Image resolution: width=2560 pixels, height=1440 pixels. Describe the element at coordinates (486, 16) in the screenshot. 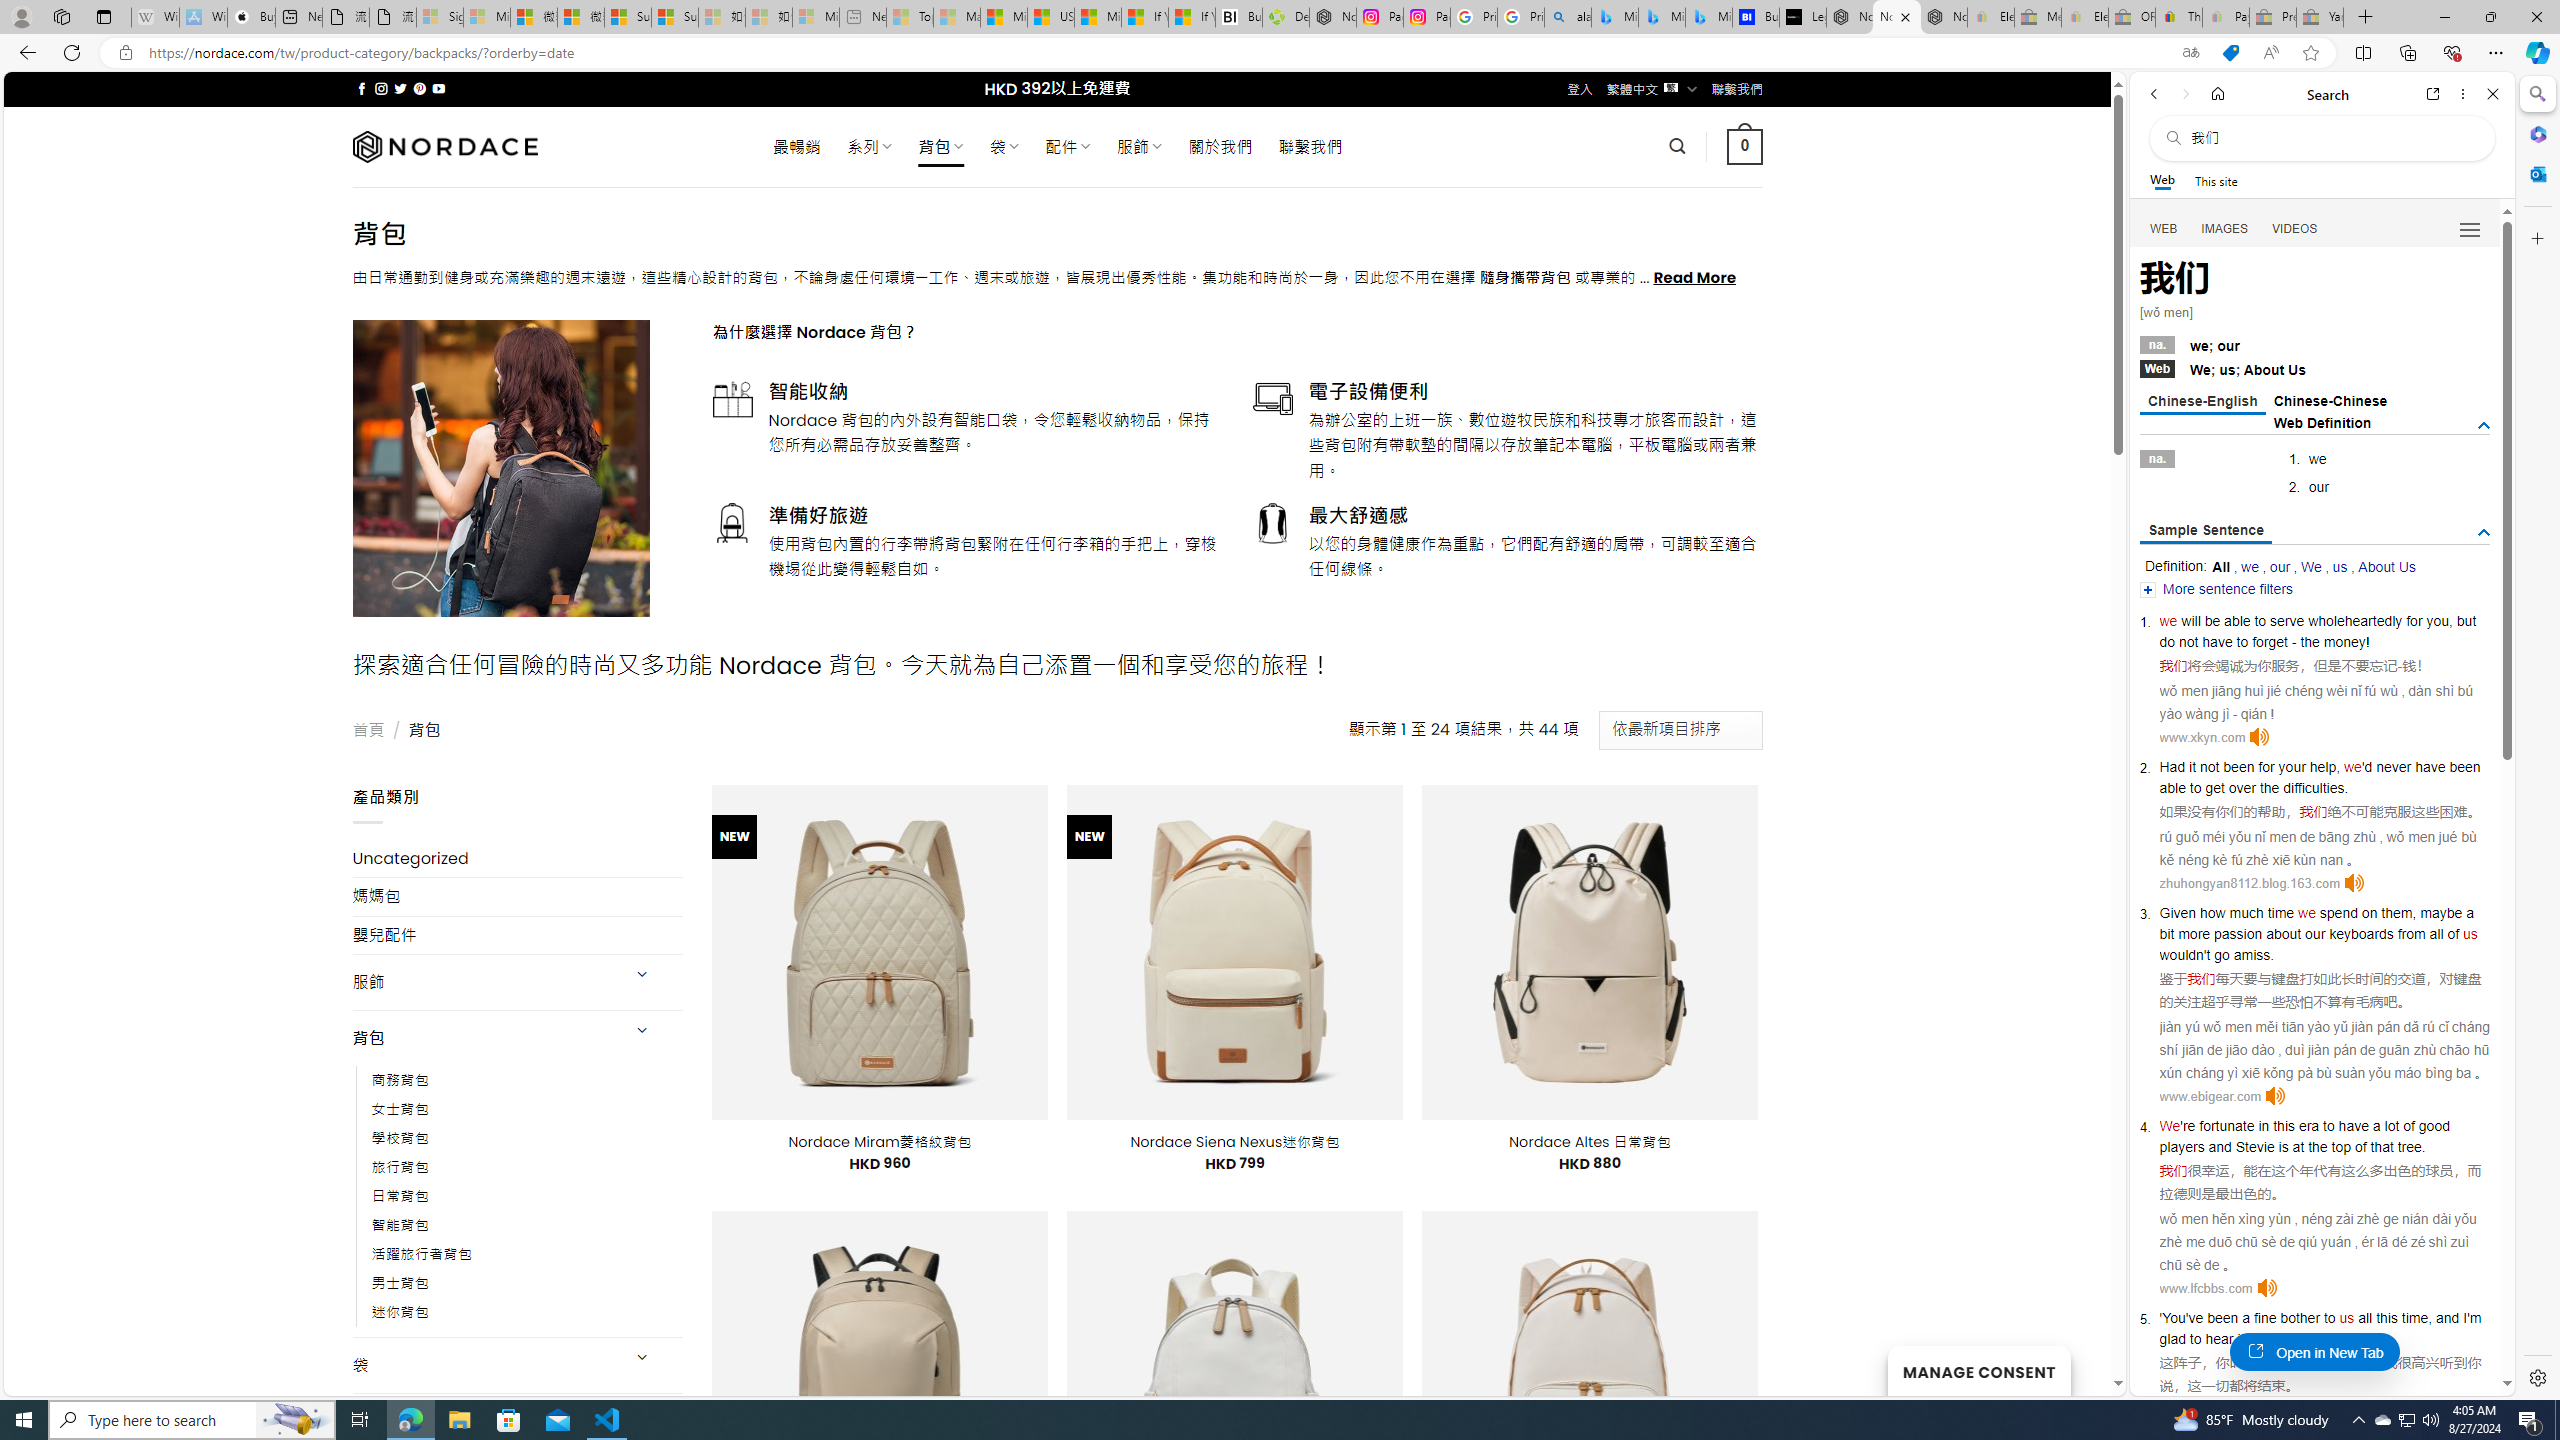

I see `'Microsoft Services Agreement - Sleeping'` at that location.